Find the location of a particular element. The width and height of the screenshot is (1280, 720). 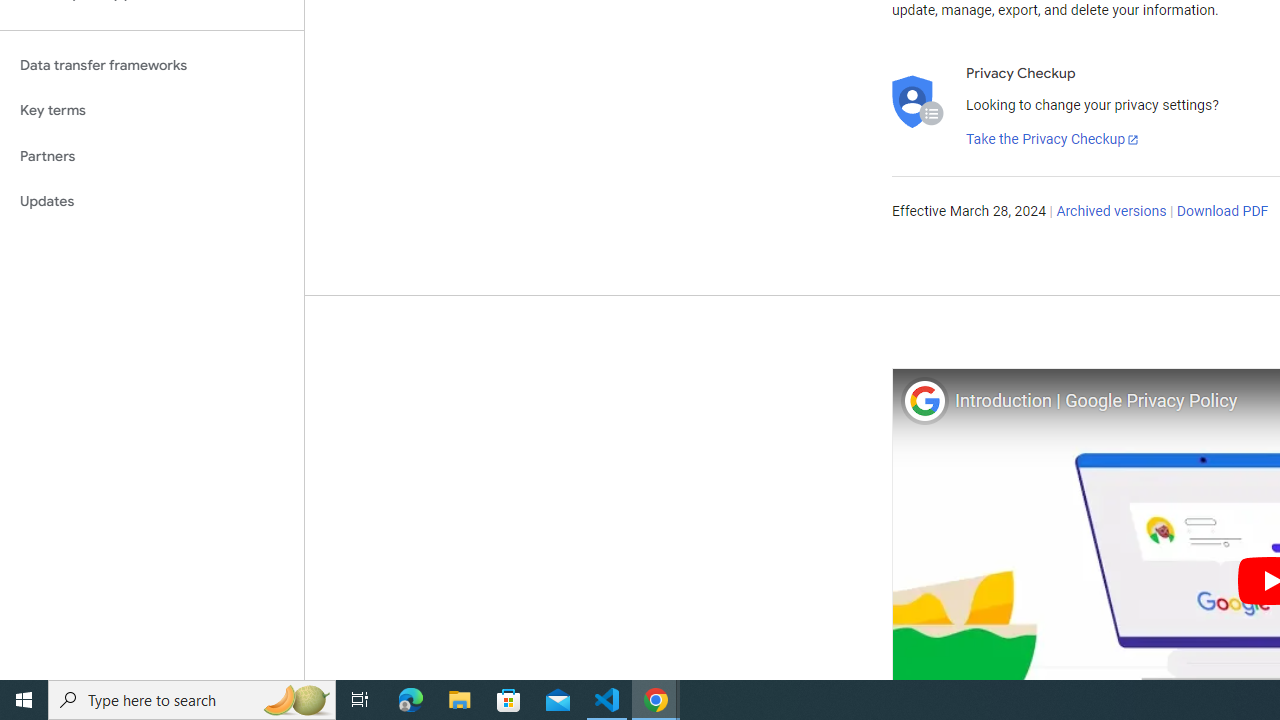

'Data transfer frameworks' is located at coordinates (151, 64).